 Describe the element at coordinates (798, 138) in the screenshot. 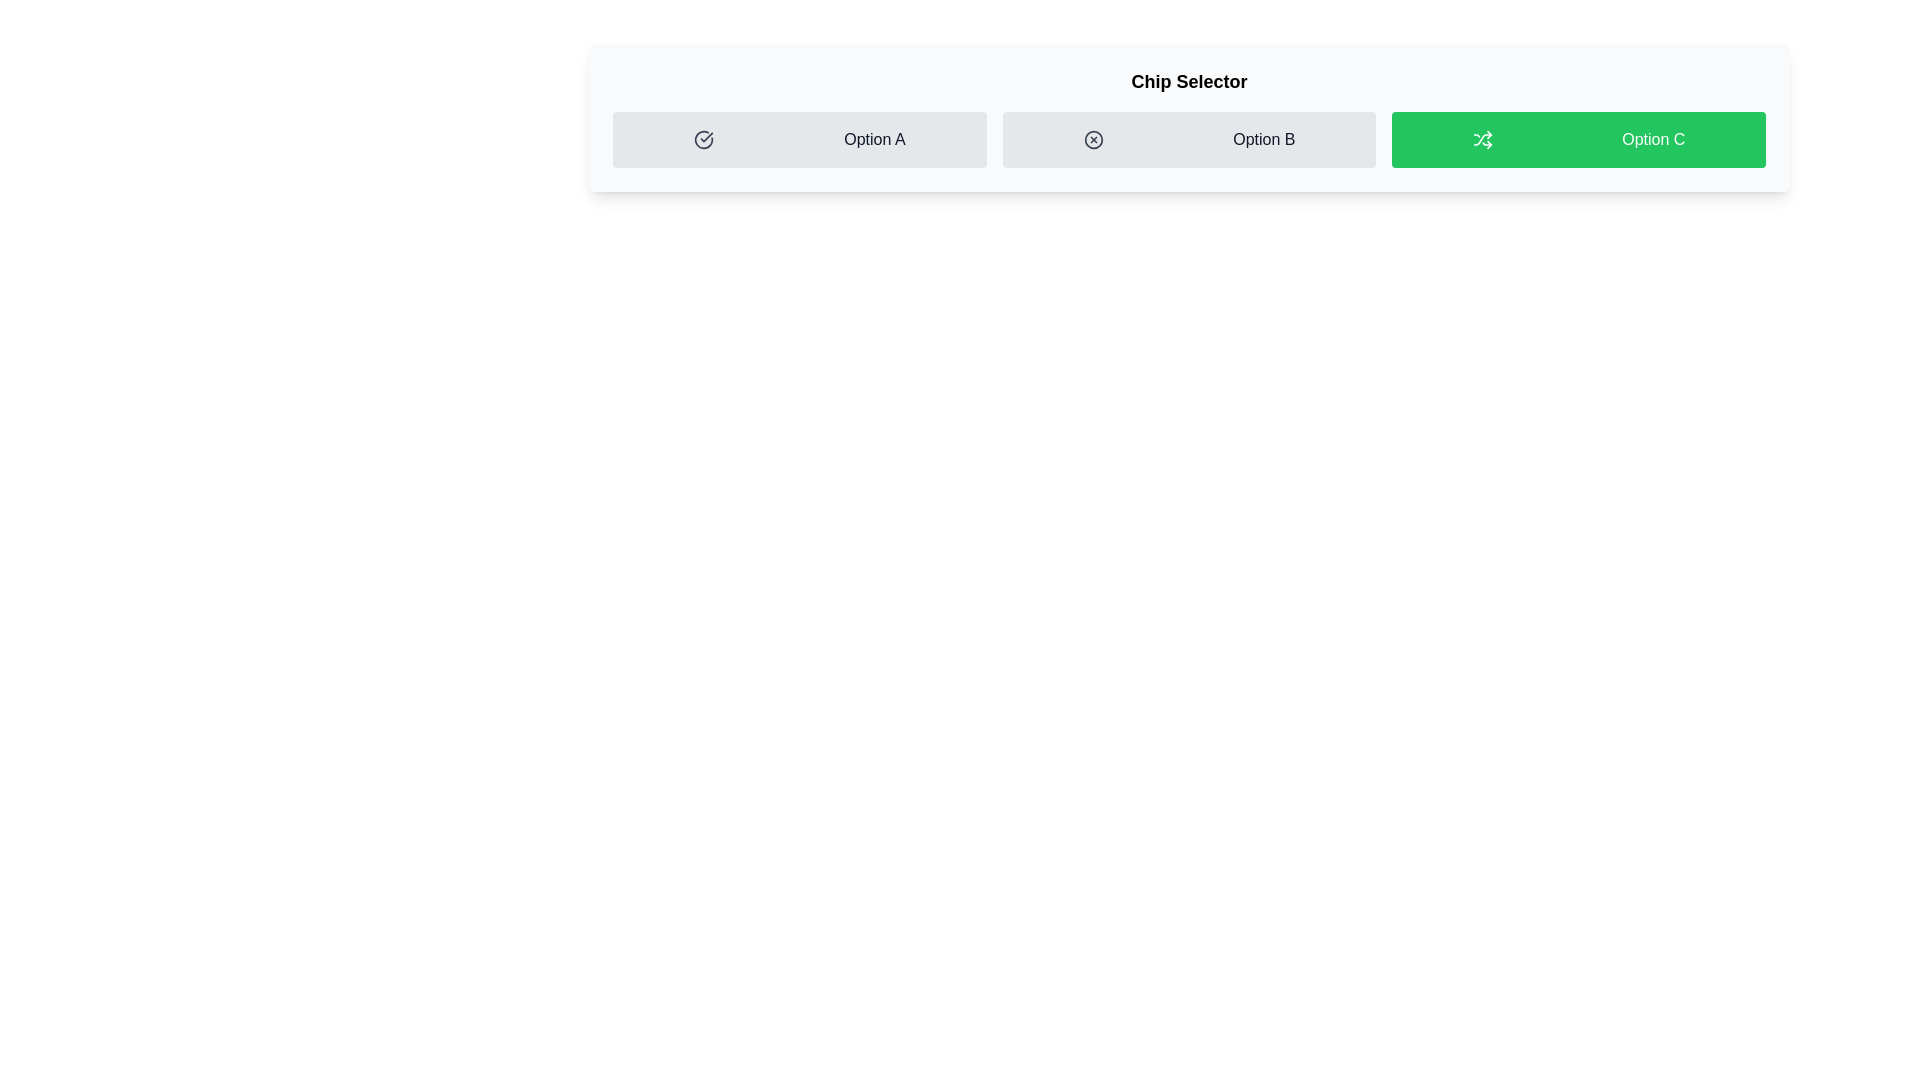

I see `the chip labeled 'Option A' to observe its hover effect` at that location.